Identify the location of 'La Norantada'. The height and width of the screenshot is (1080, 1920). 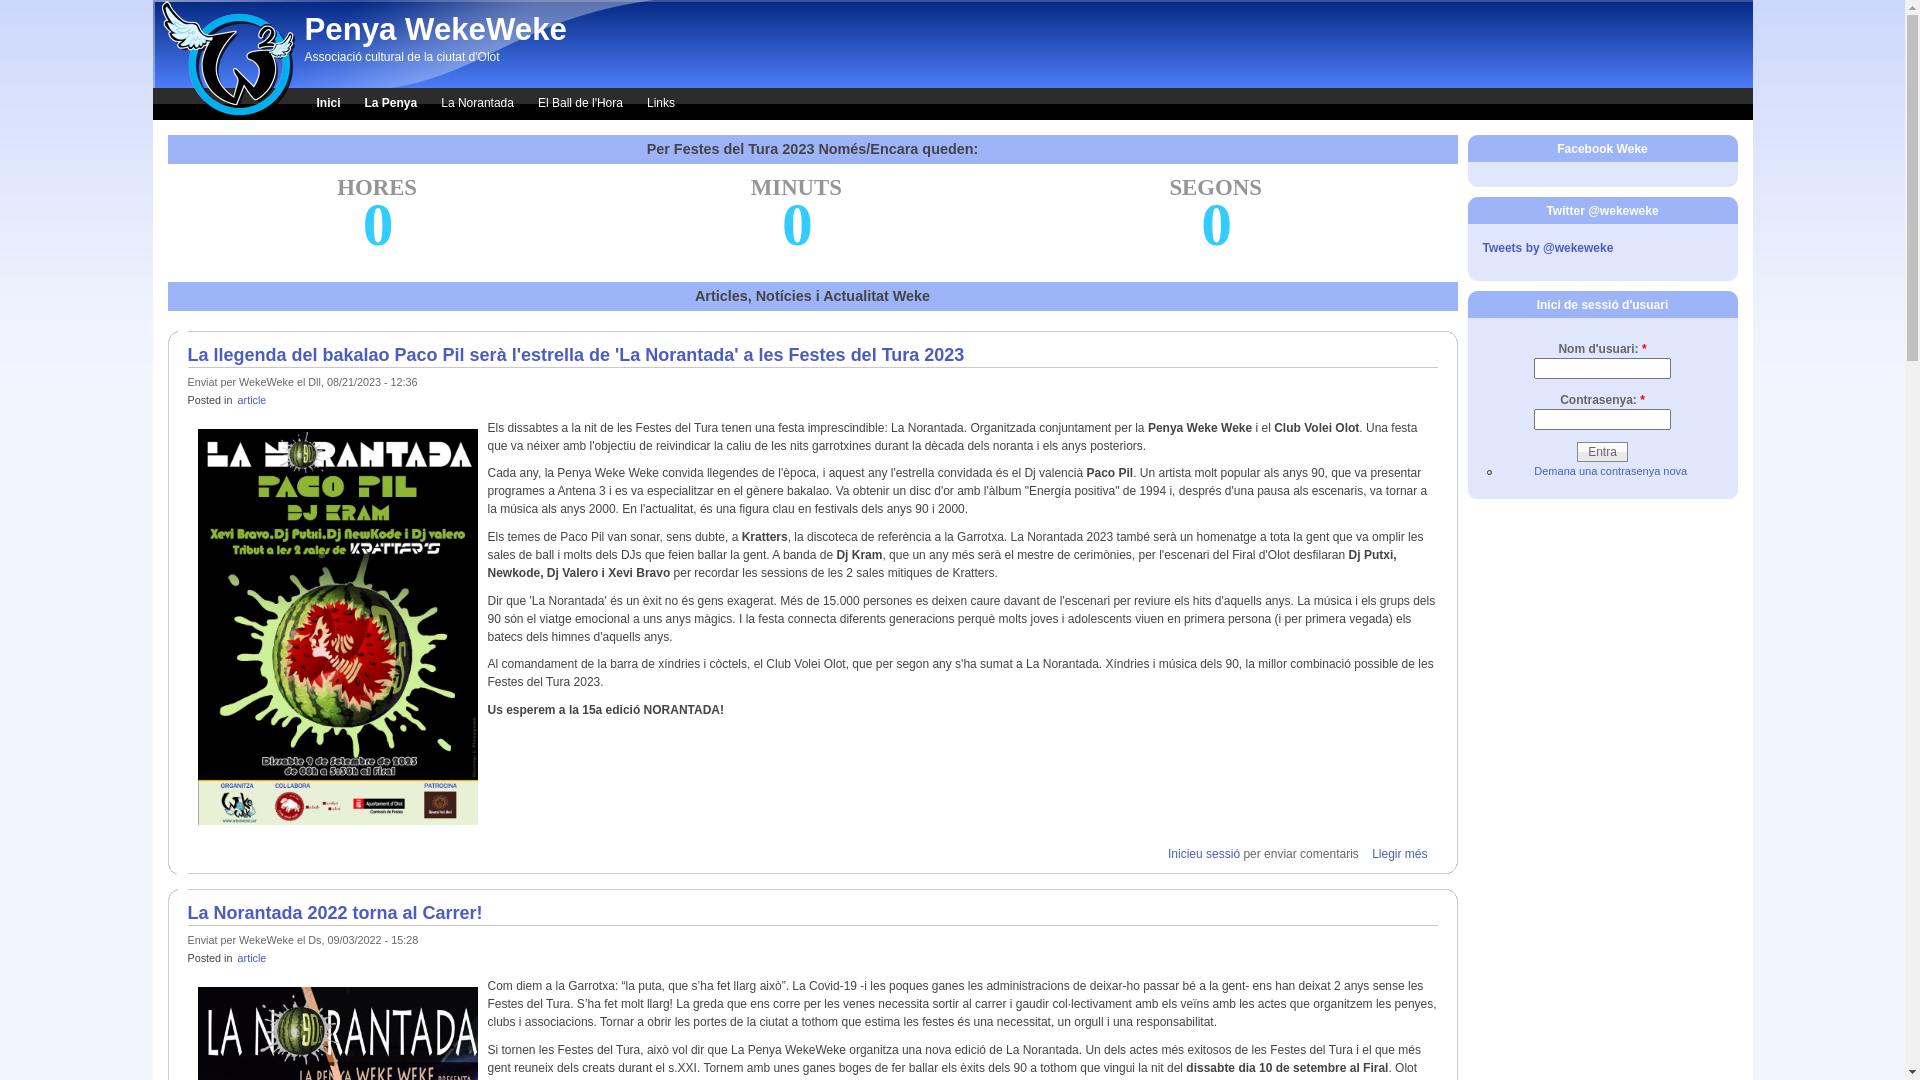
(476, 104).